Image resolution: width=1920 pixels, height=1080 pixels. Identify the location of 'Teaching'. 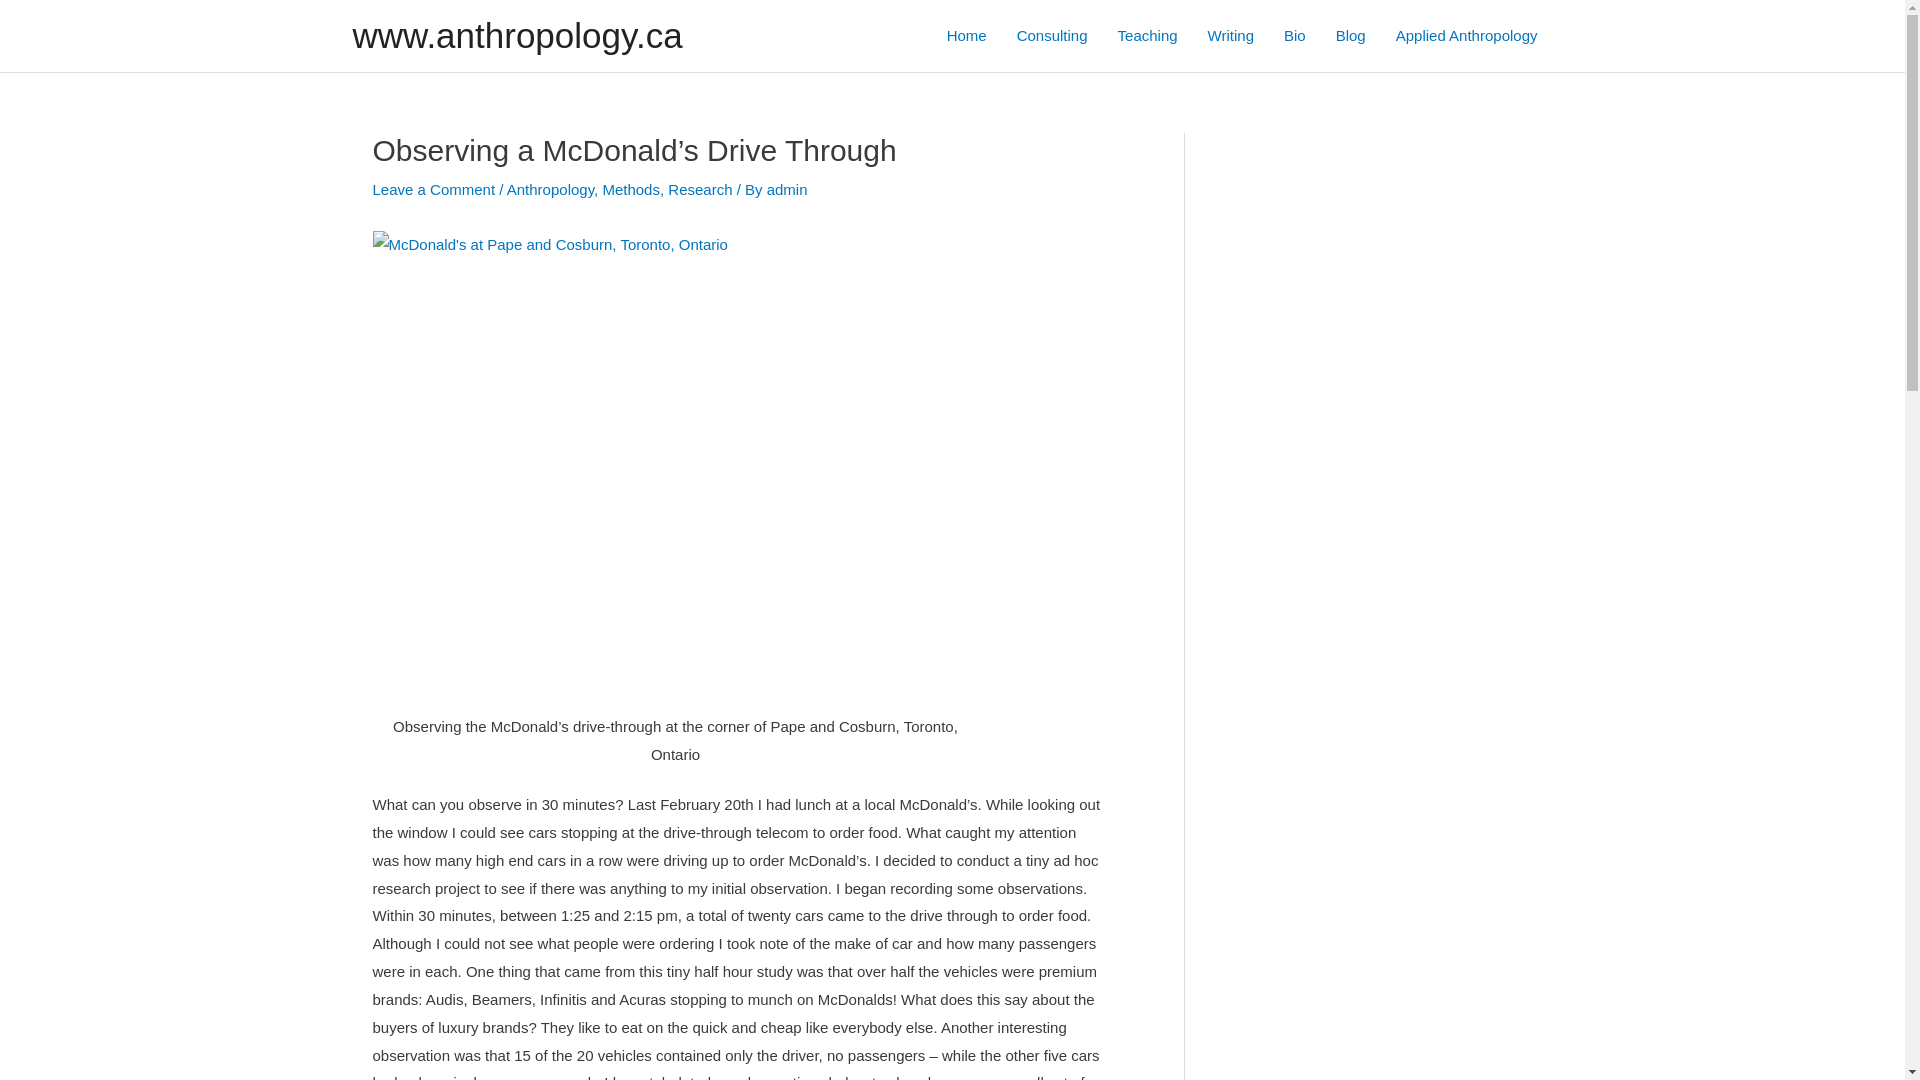
(1147, 35).